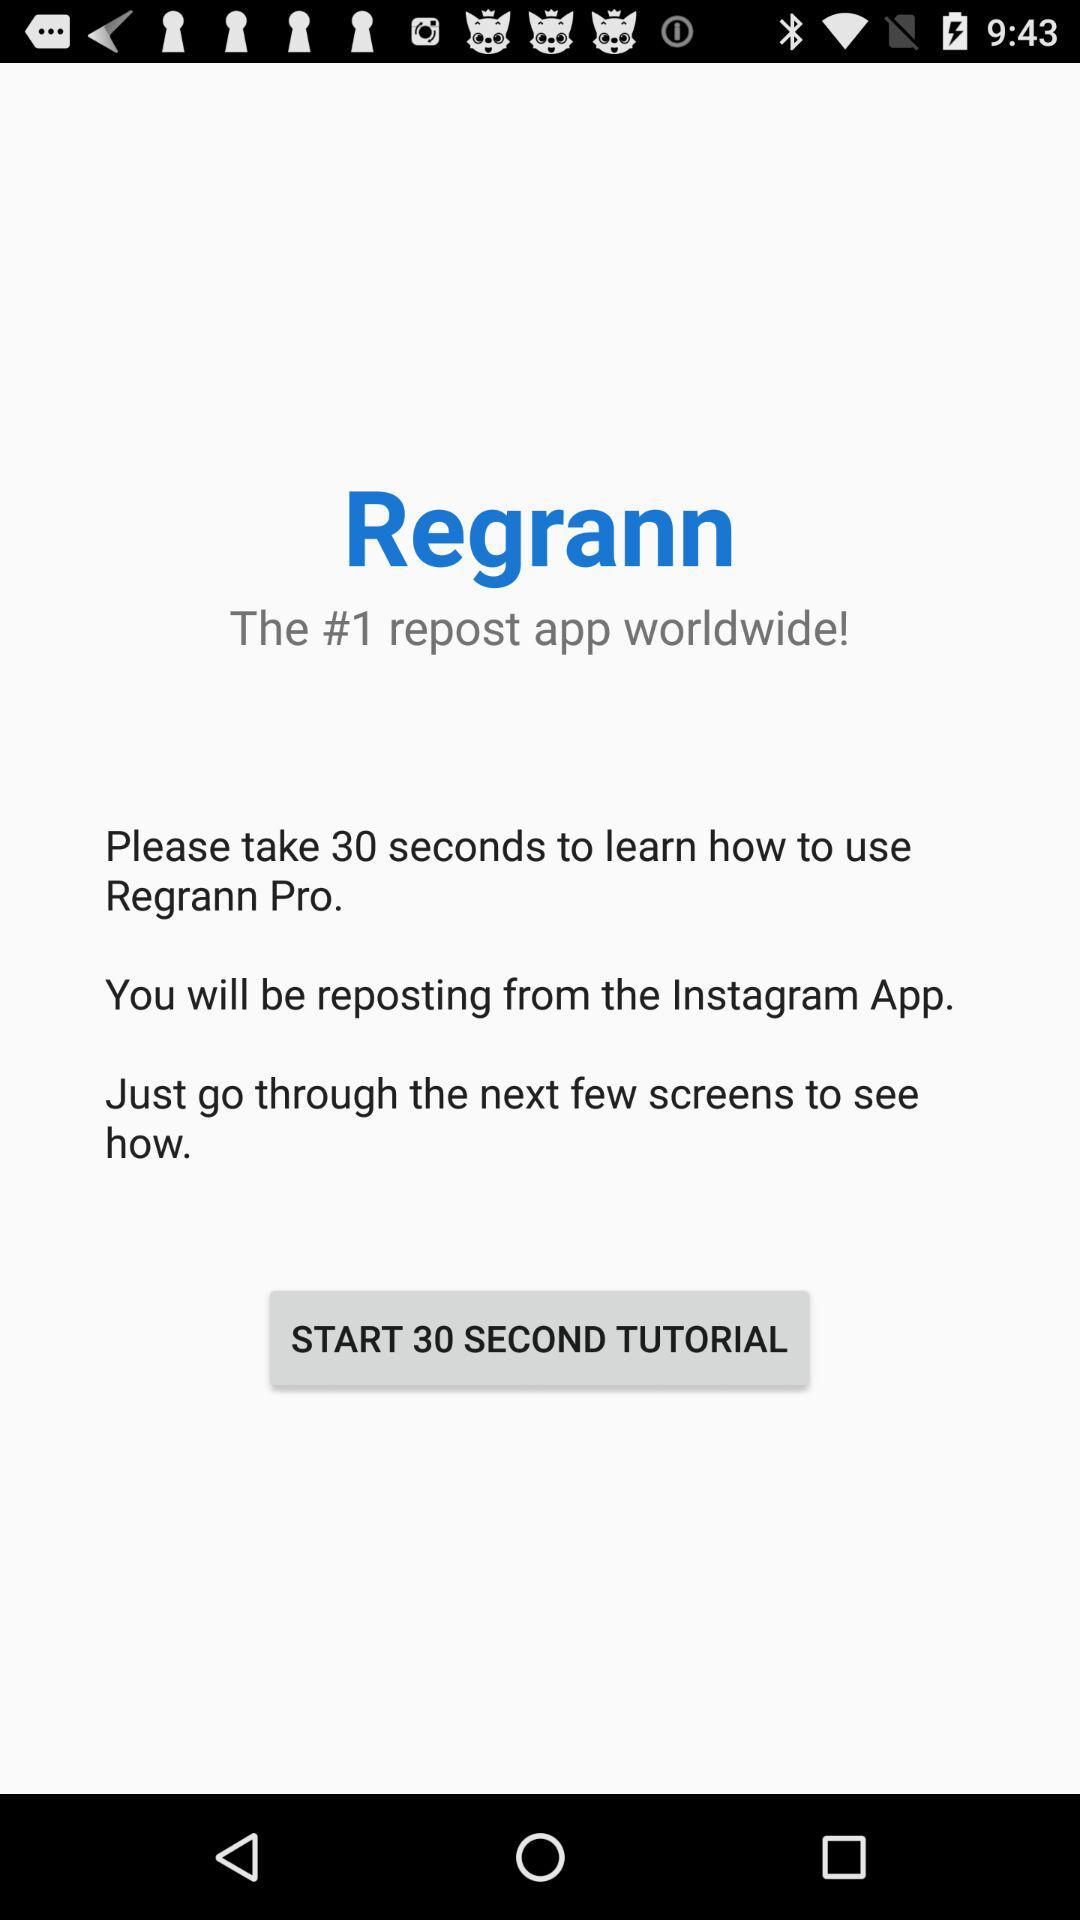 This screenshot has width=1080, height=1920. Describe the element at coordinates (538, 1338) in the screenshot. I see `the item below please take 30 icon` at that location.